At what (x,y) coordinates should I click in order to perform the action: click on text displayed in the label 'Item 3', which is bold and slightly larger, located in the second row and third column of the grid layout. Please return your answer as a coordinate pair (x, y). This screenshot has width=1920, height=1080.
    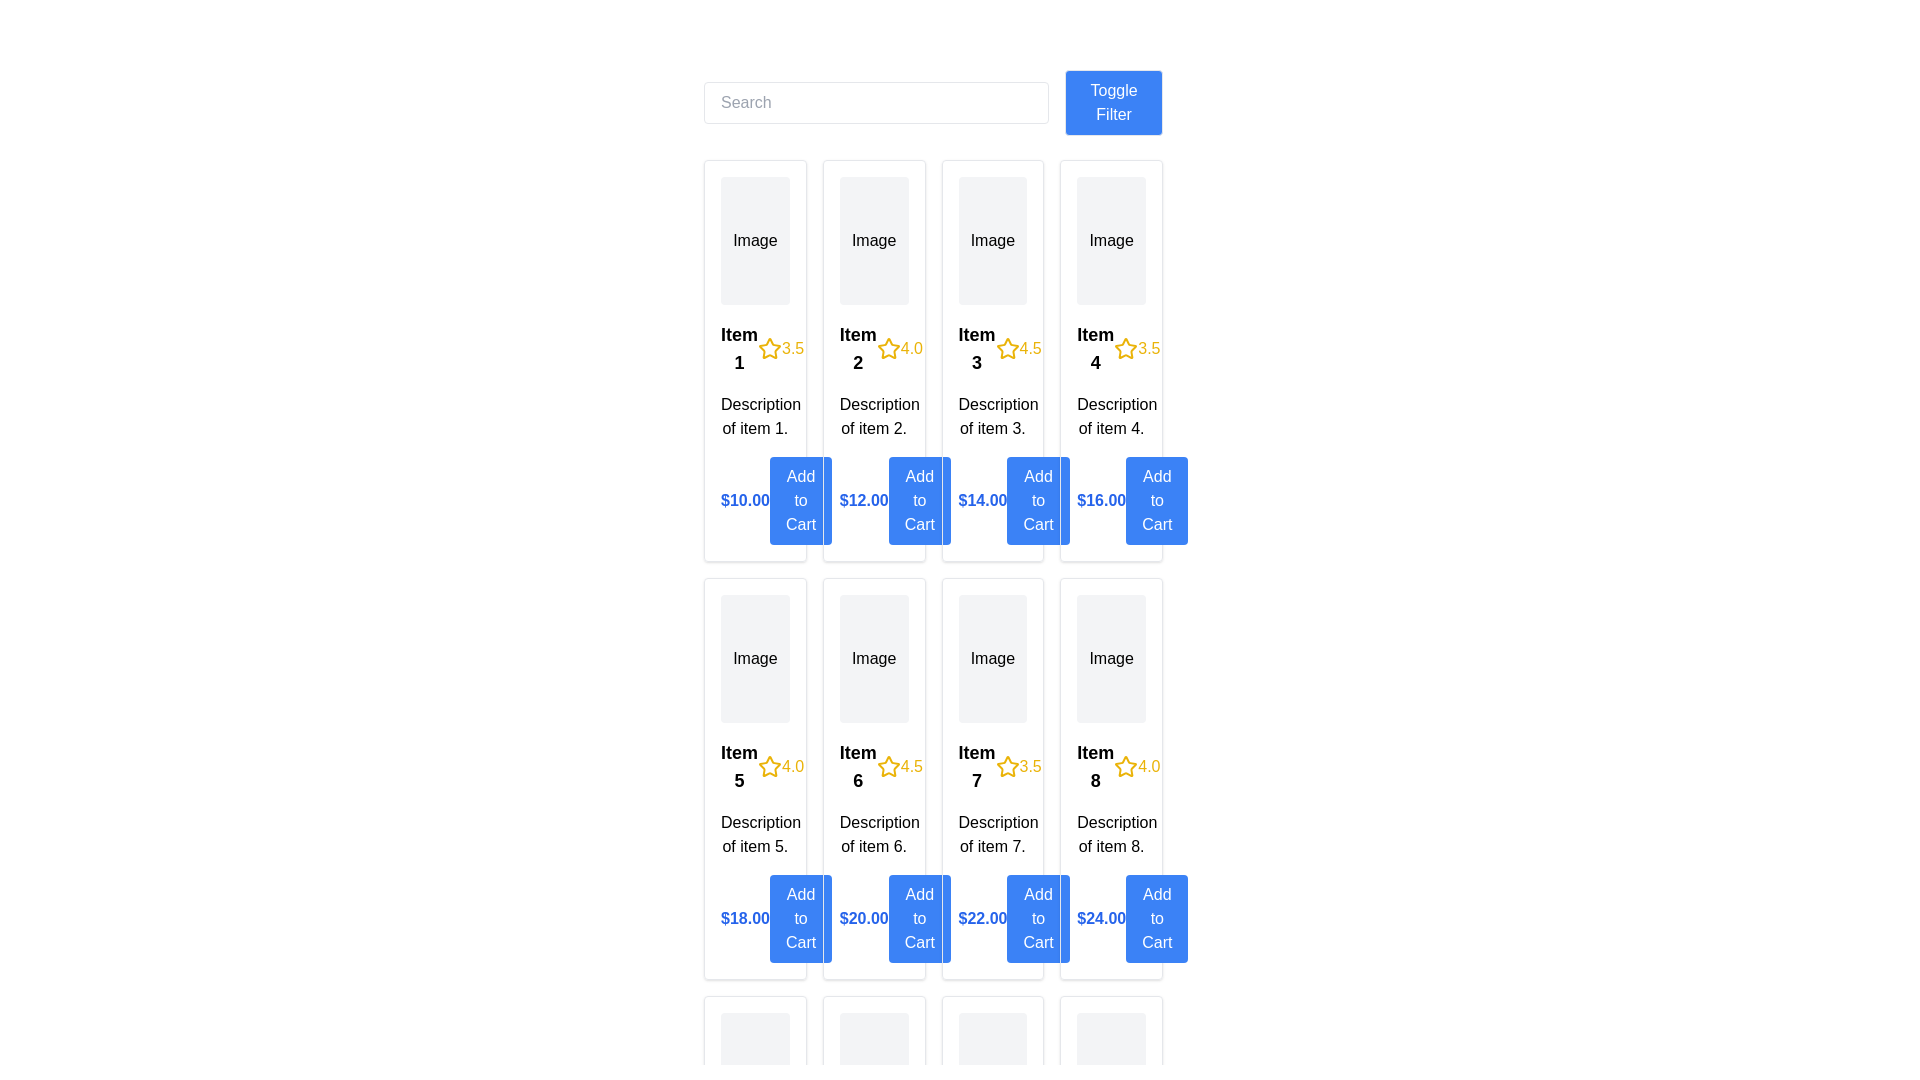
    Looking at the image, I should click on (977, 347).